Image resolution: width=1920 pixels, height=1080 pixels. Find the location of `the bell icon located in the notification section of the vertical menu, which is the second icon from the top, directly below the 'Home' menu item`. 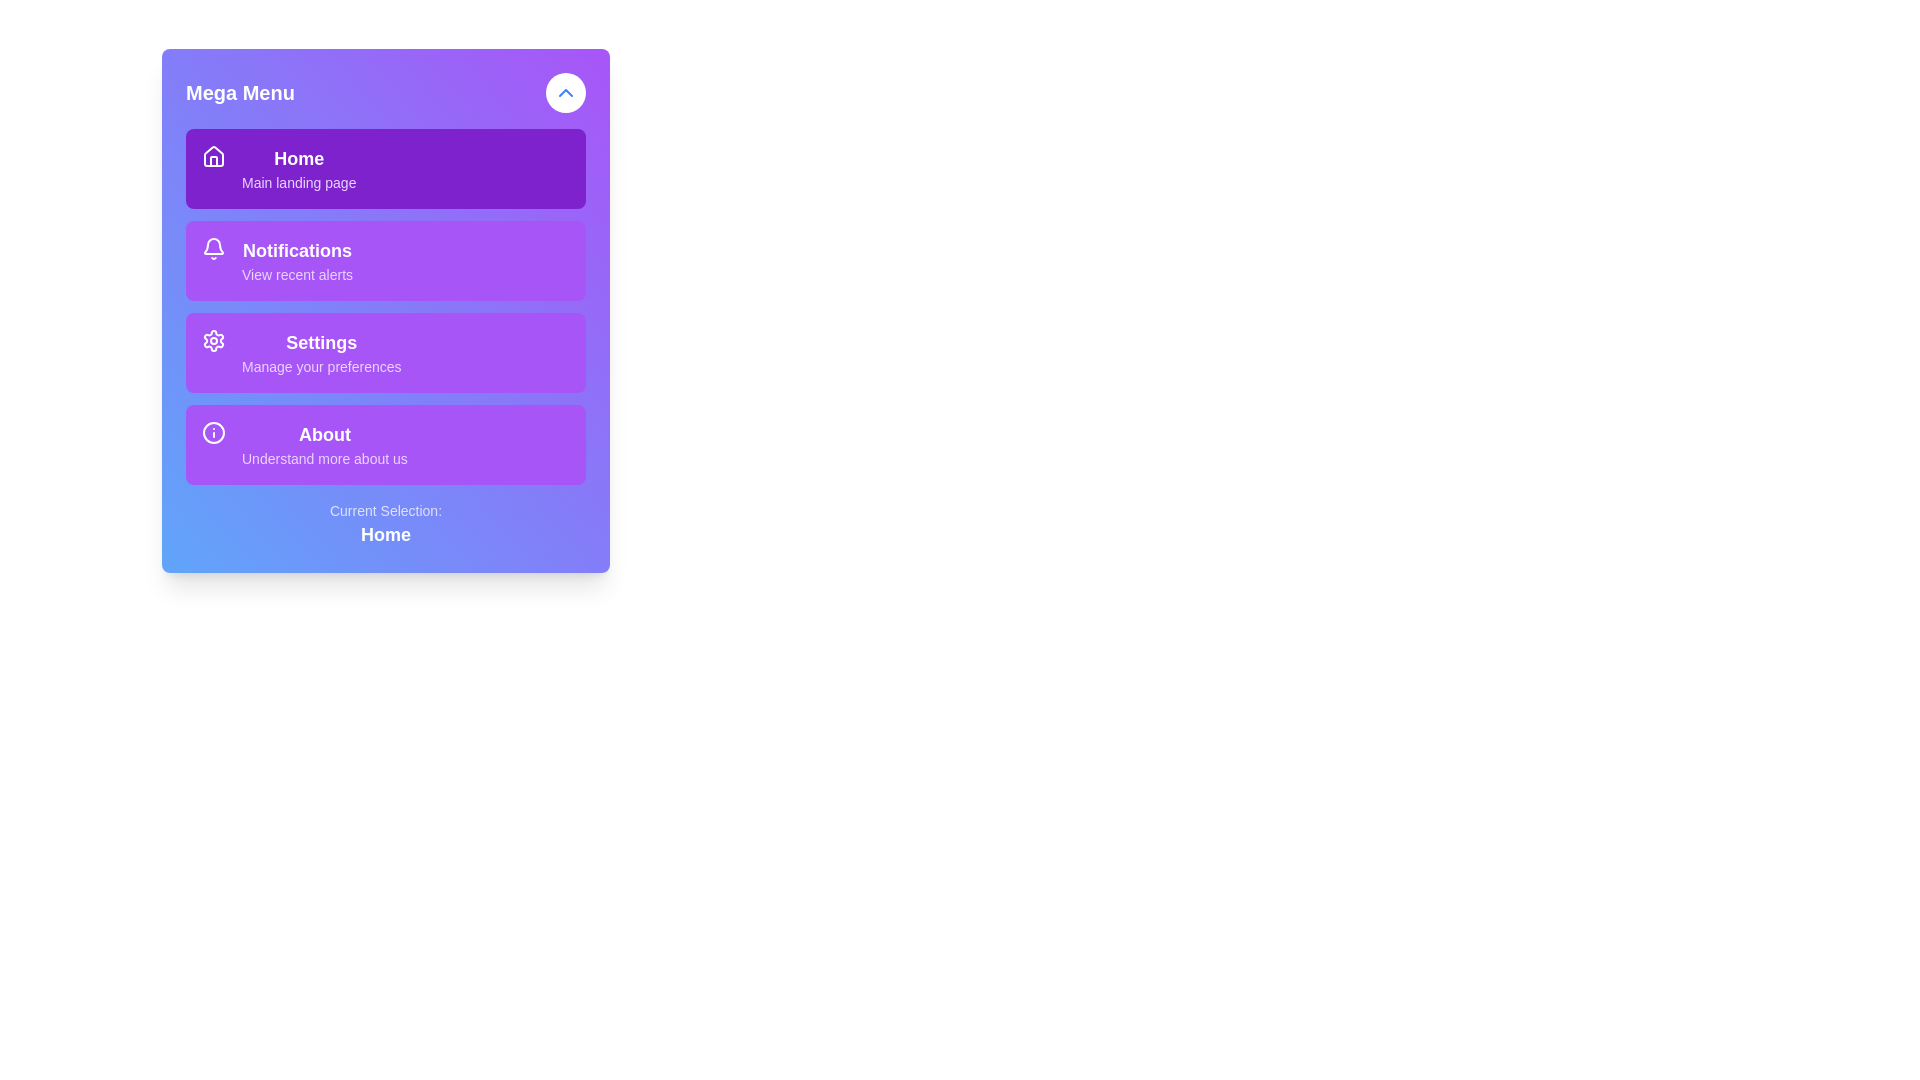

the bell icon located in the notification section of the vertical menu, which is the second icon from the top, directly below the 'Home' menu item is located at coordinates (214, 245).